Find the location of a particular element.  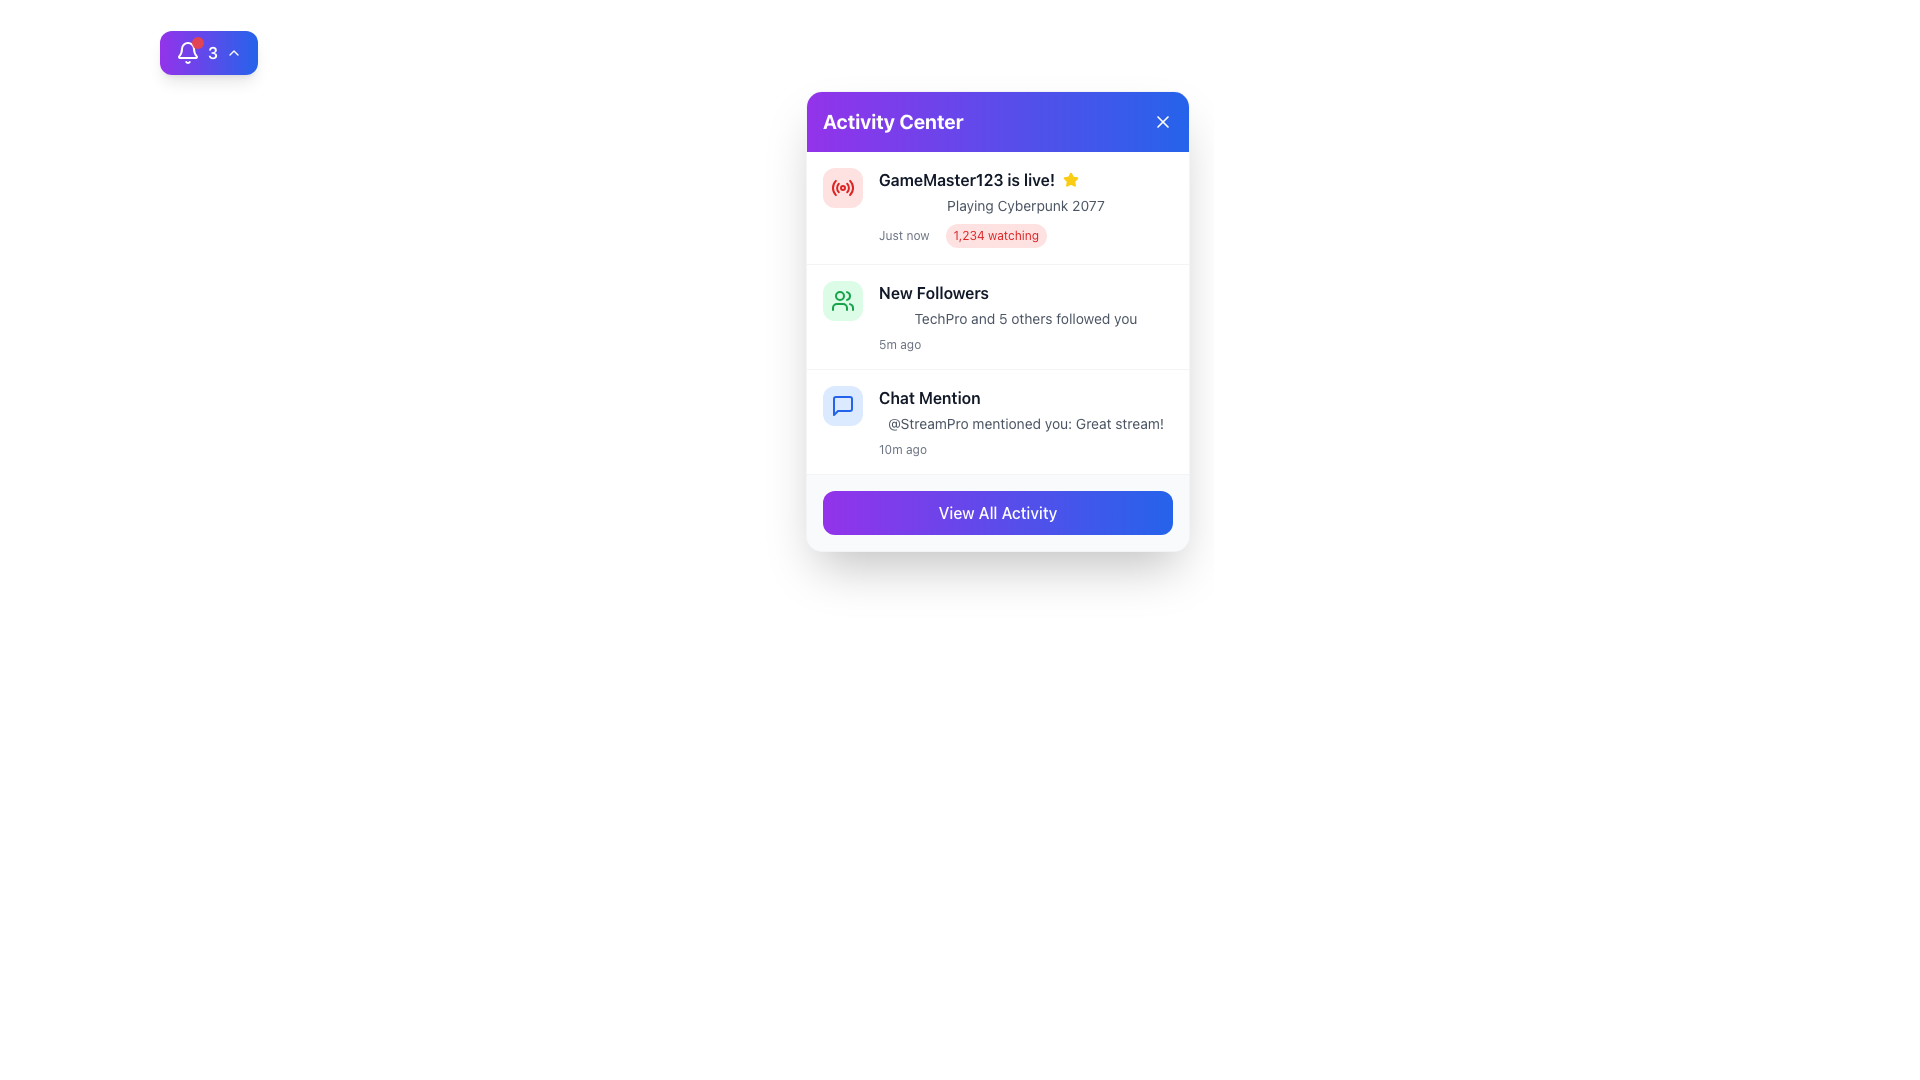

the second notification card in the Activity Center is located at coordinates (998, 315).